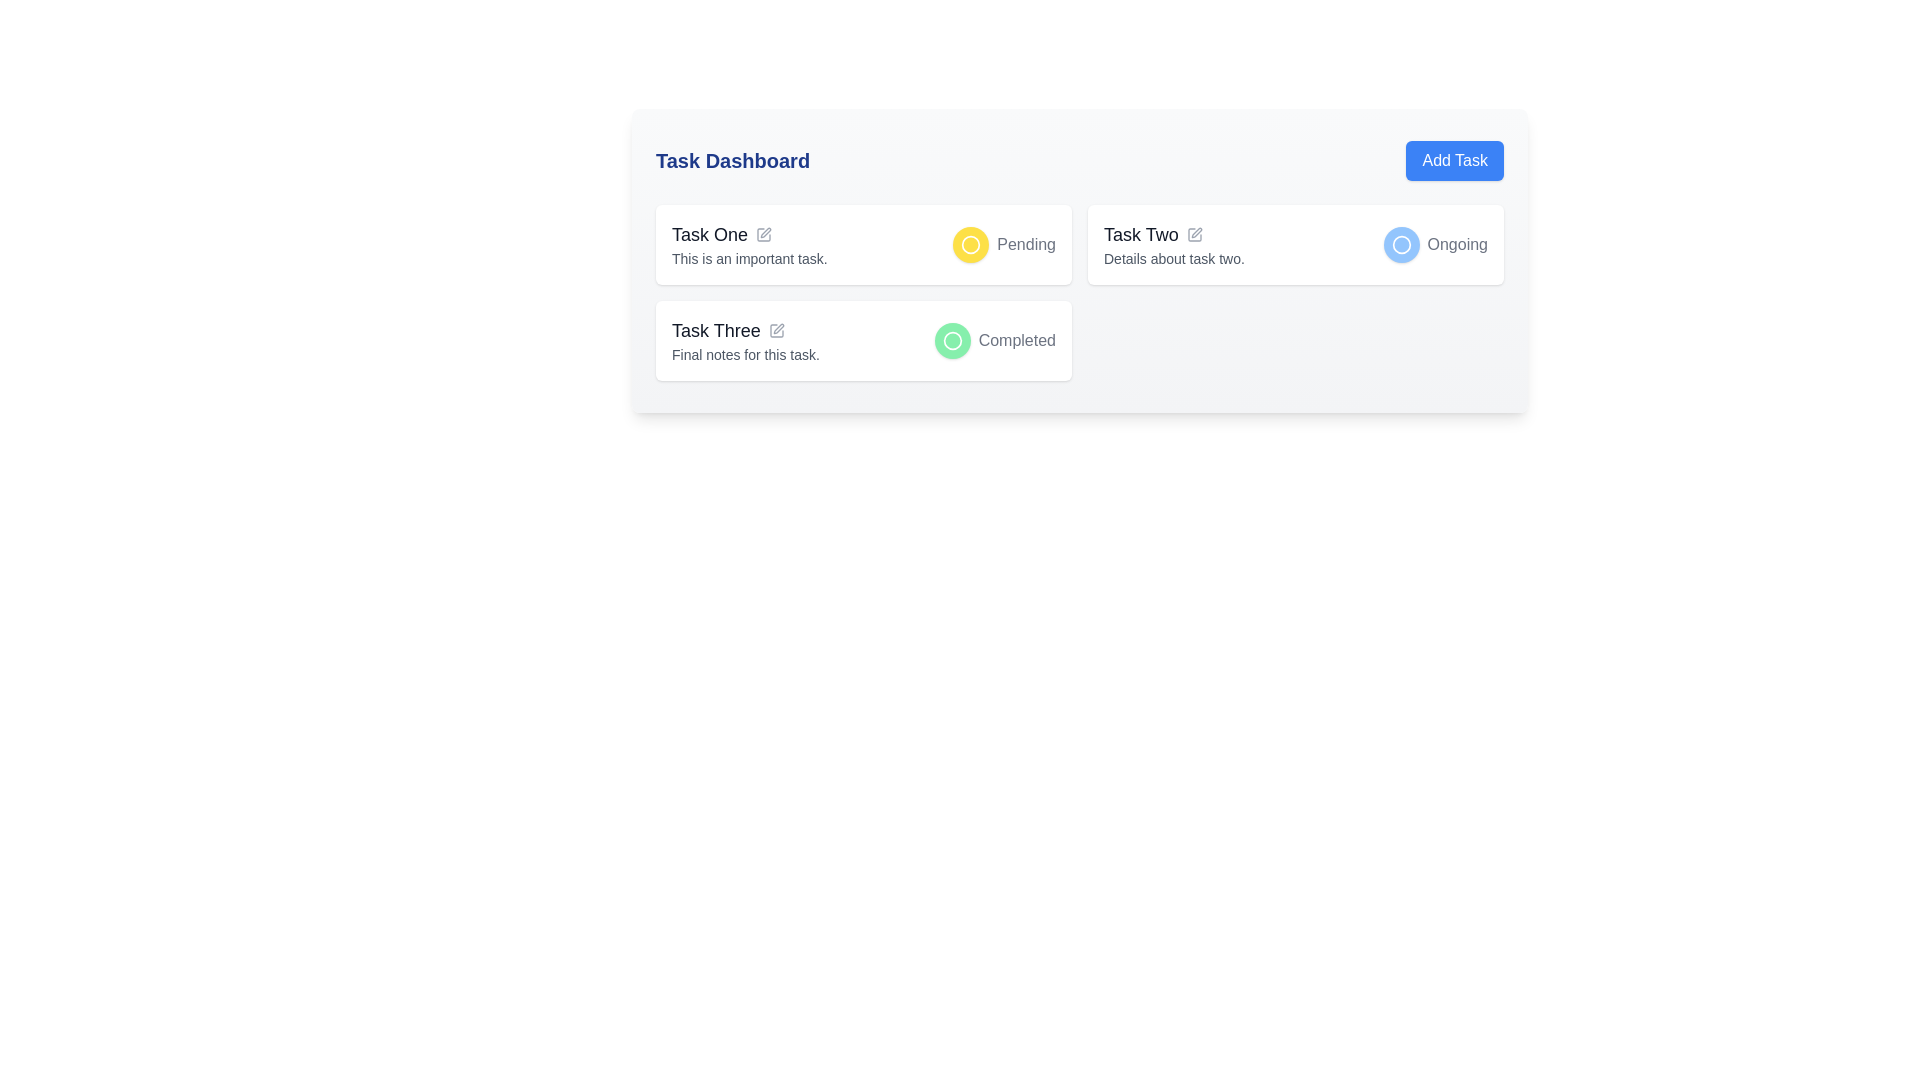 This screenshot has width=1920, height=1080. What do you see at coordinates (1174, 234) in the screenshot?
I see `the title text element for 'Task Two' that is located in the center column of the task dashboard, above the description text 'Details about task two.'` at bounding box center [1174, 234].